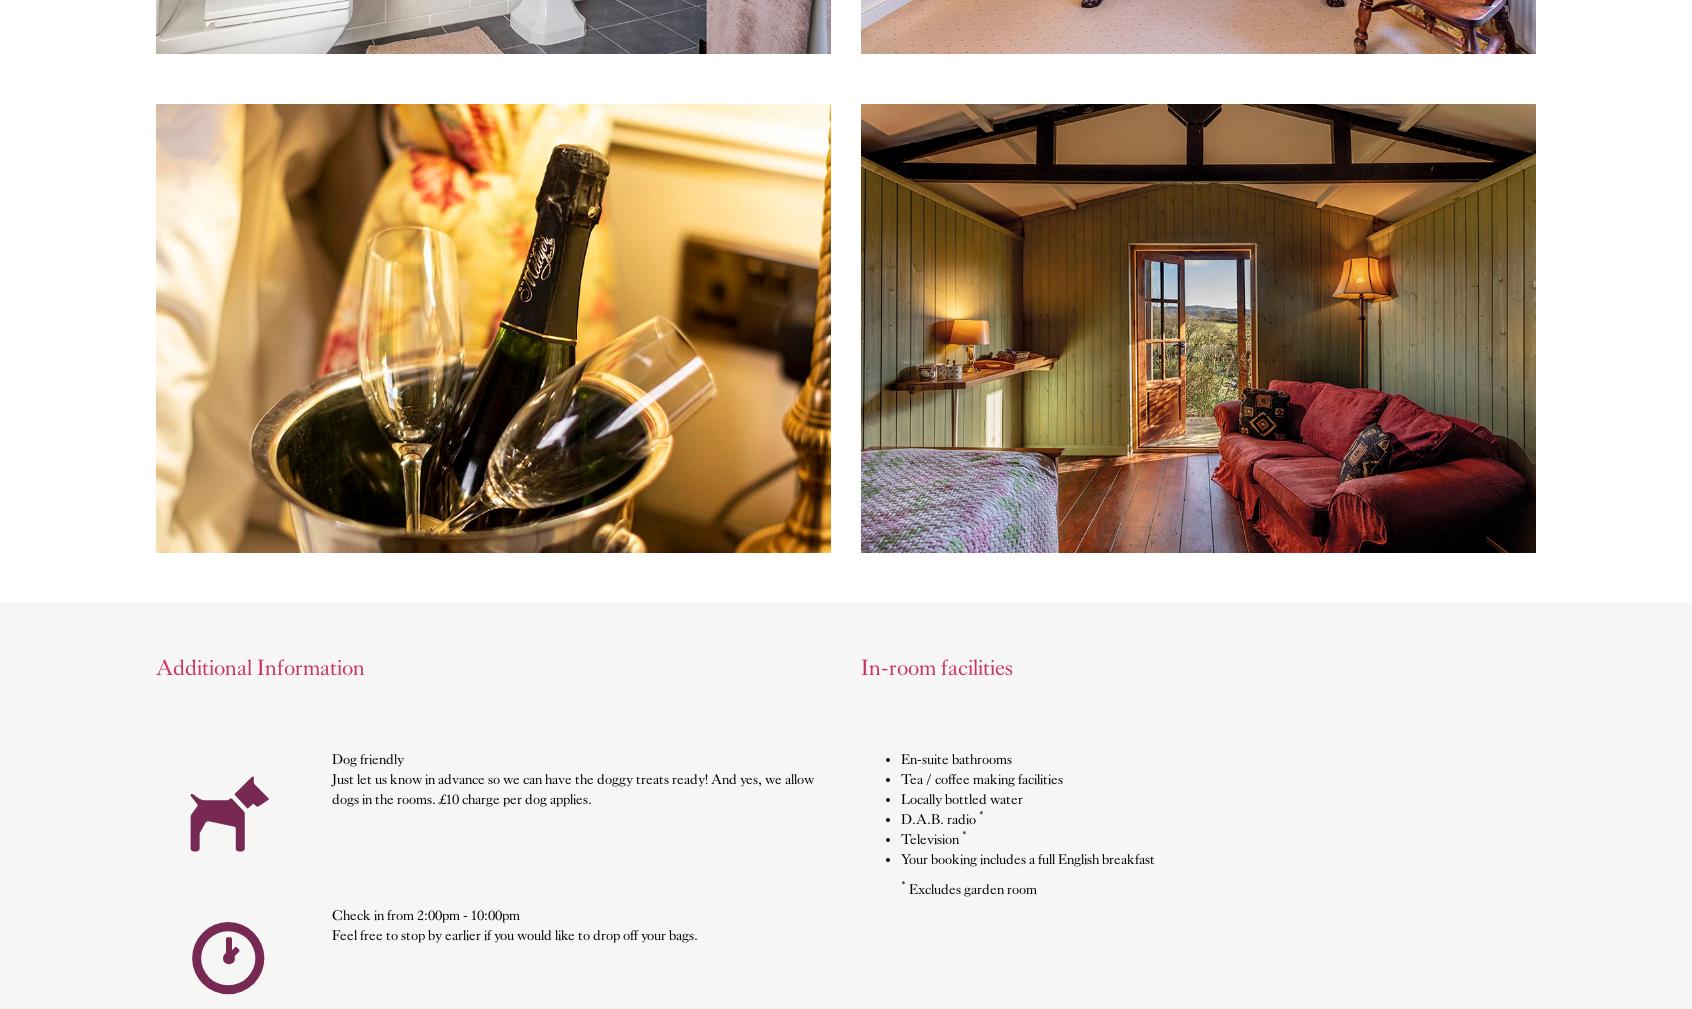 The height and width of the screenshot is (1009, 1692). Describe the element at coordinates (970, 888) in the screenshot. I see `'Excludes garden room'` at that location.